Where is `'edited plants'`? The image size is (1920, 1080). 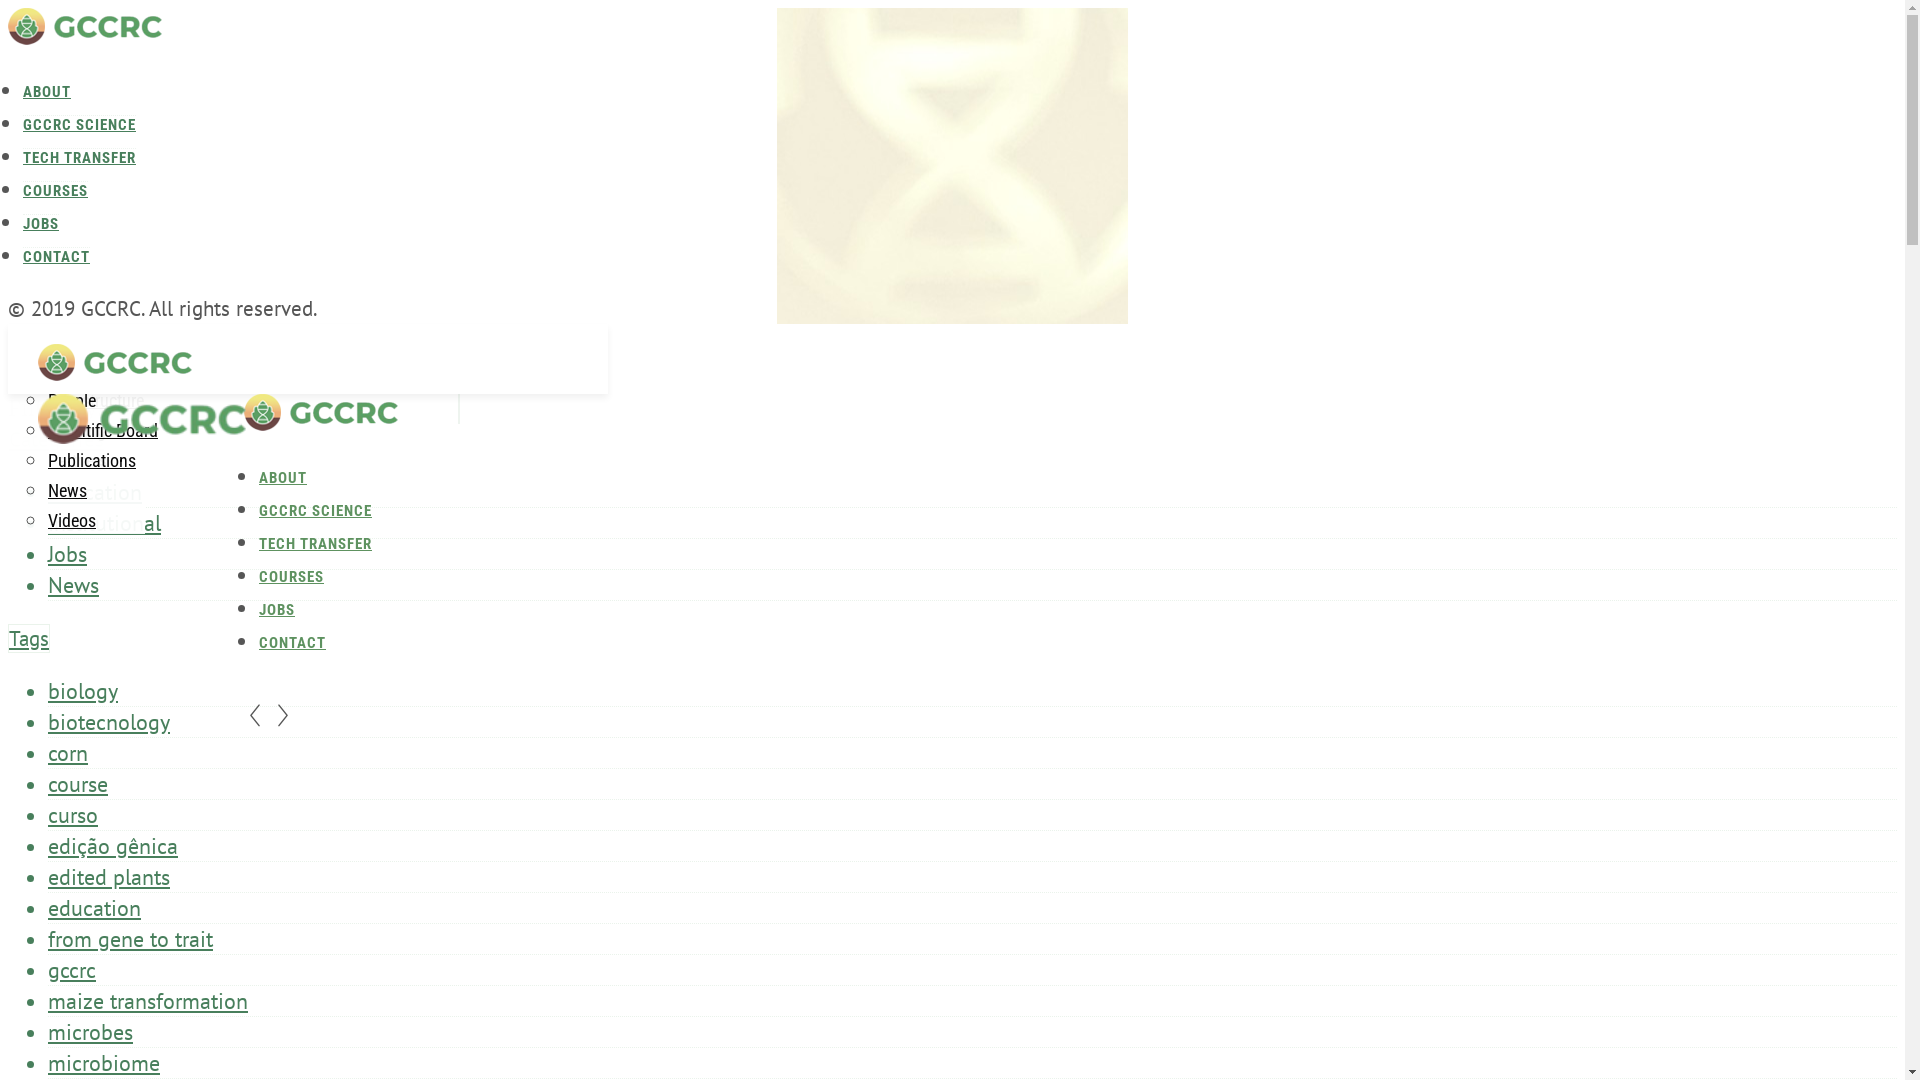
'edited plants' is located at coordinates (108, 875).